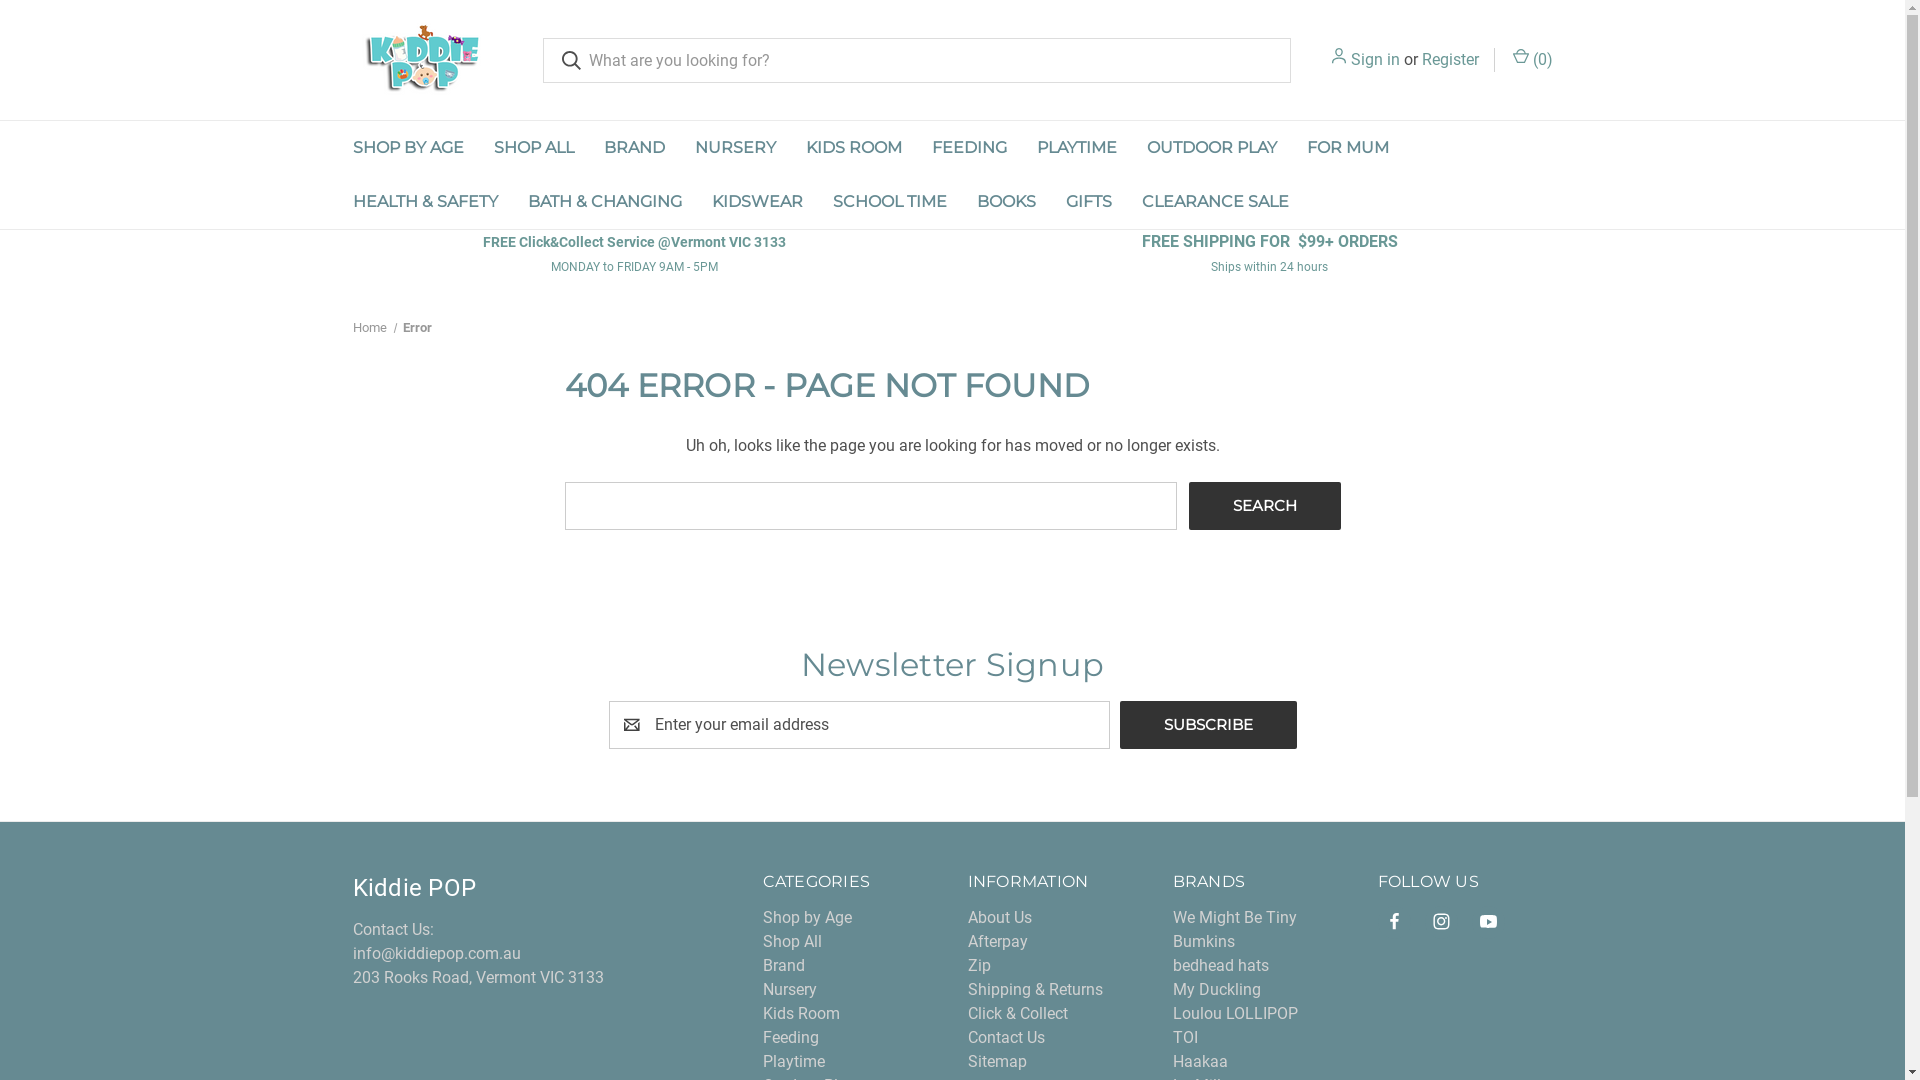  I want to click on 'TOI', so click(1185, 1036).